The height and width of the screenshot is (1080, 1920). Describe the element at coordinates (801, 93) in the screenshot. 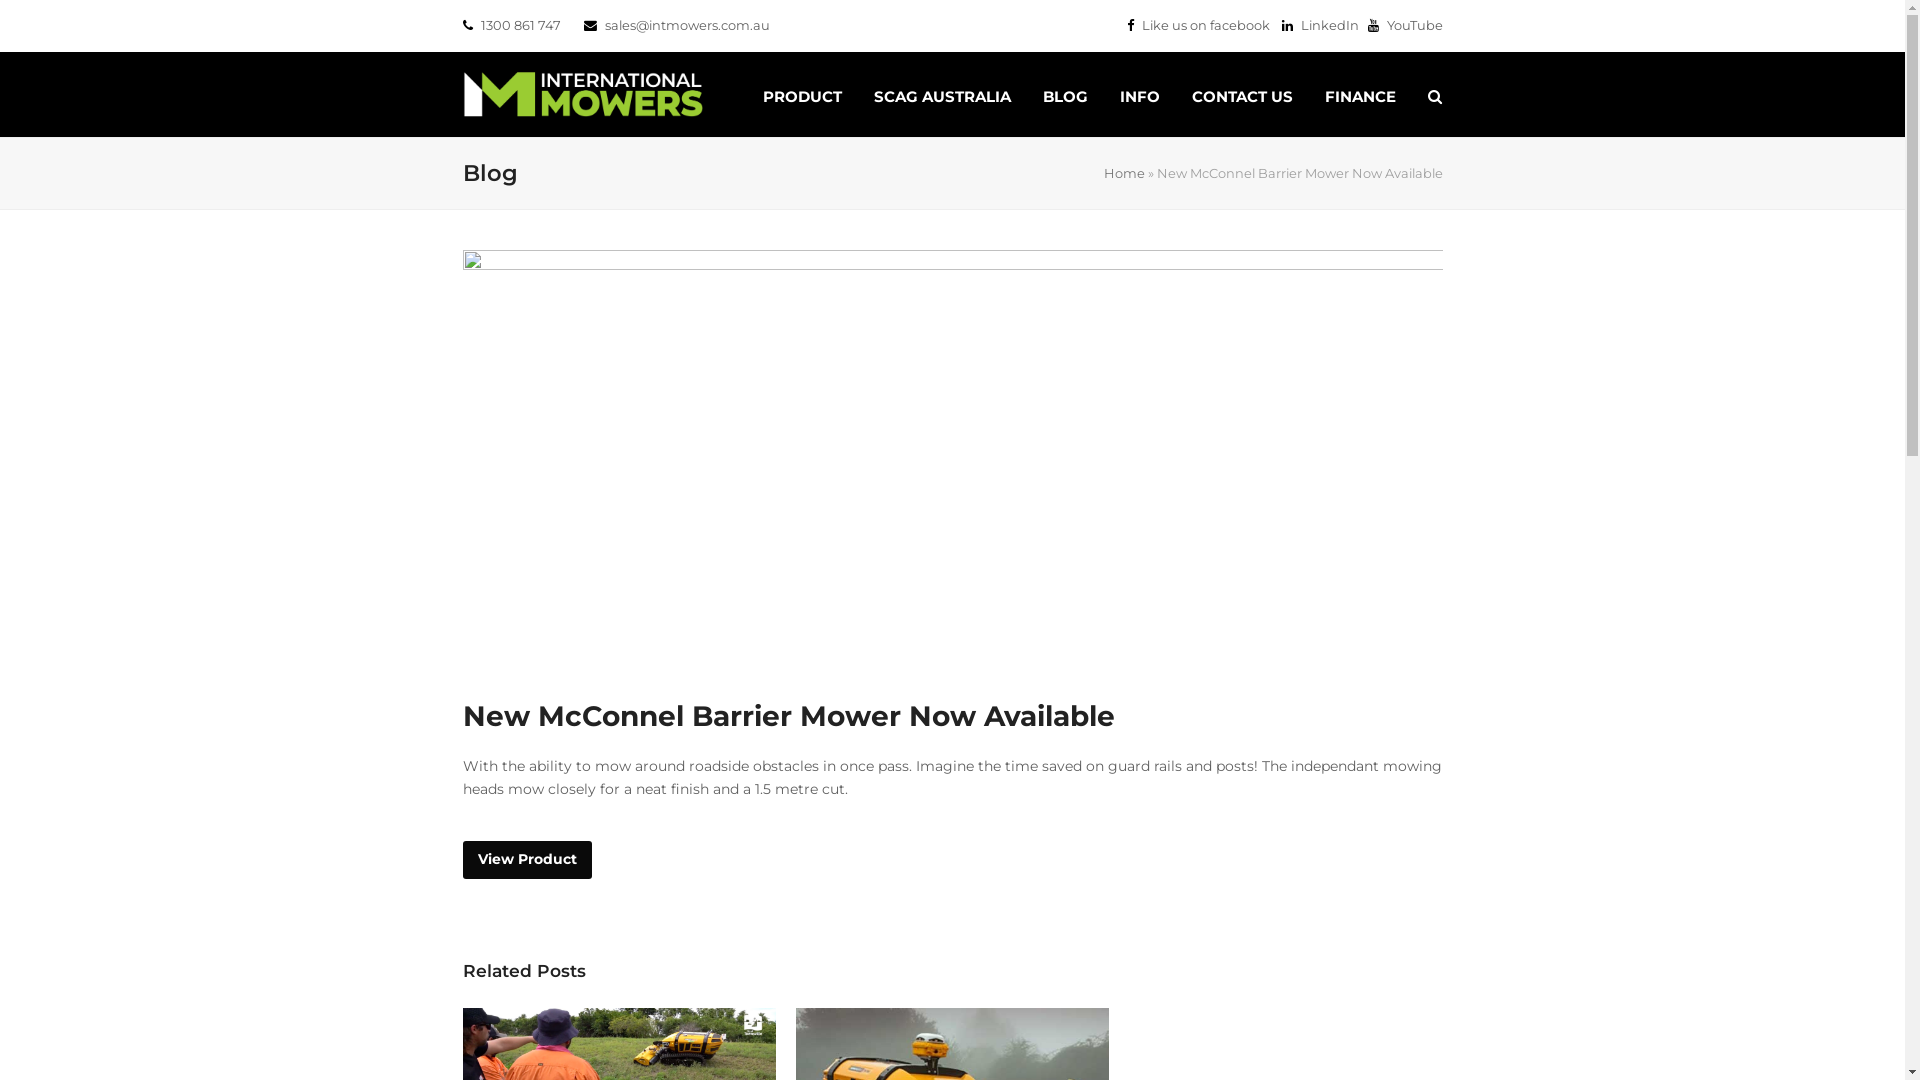

I see `'PRODUCT'` at that location.